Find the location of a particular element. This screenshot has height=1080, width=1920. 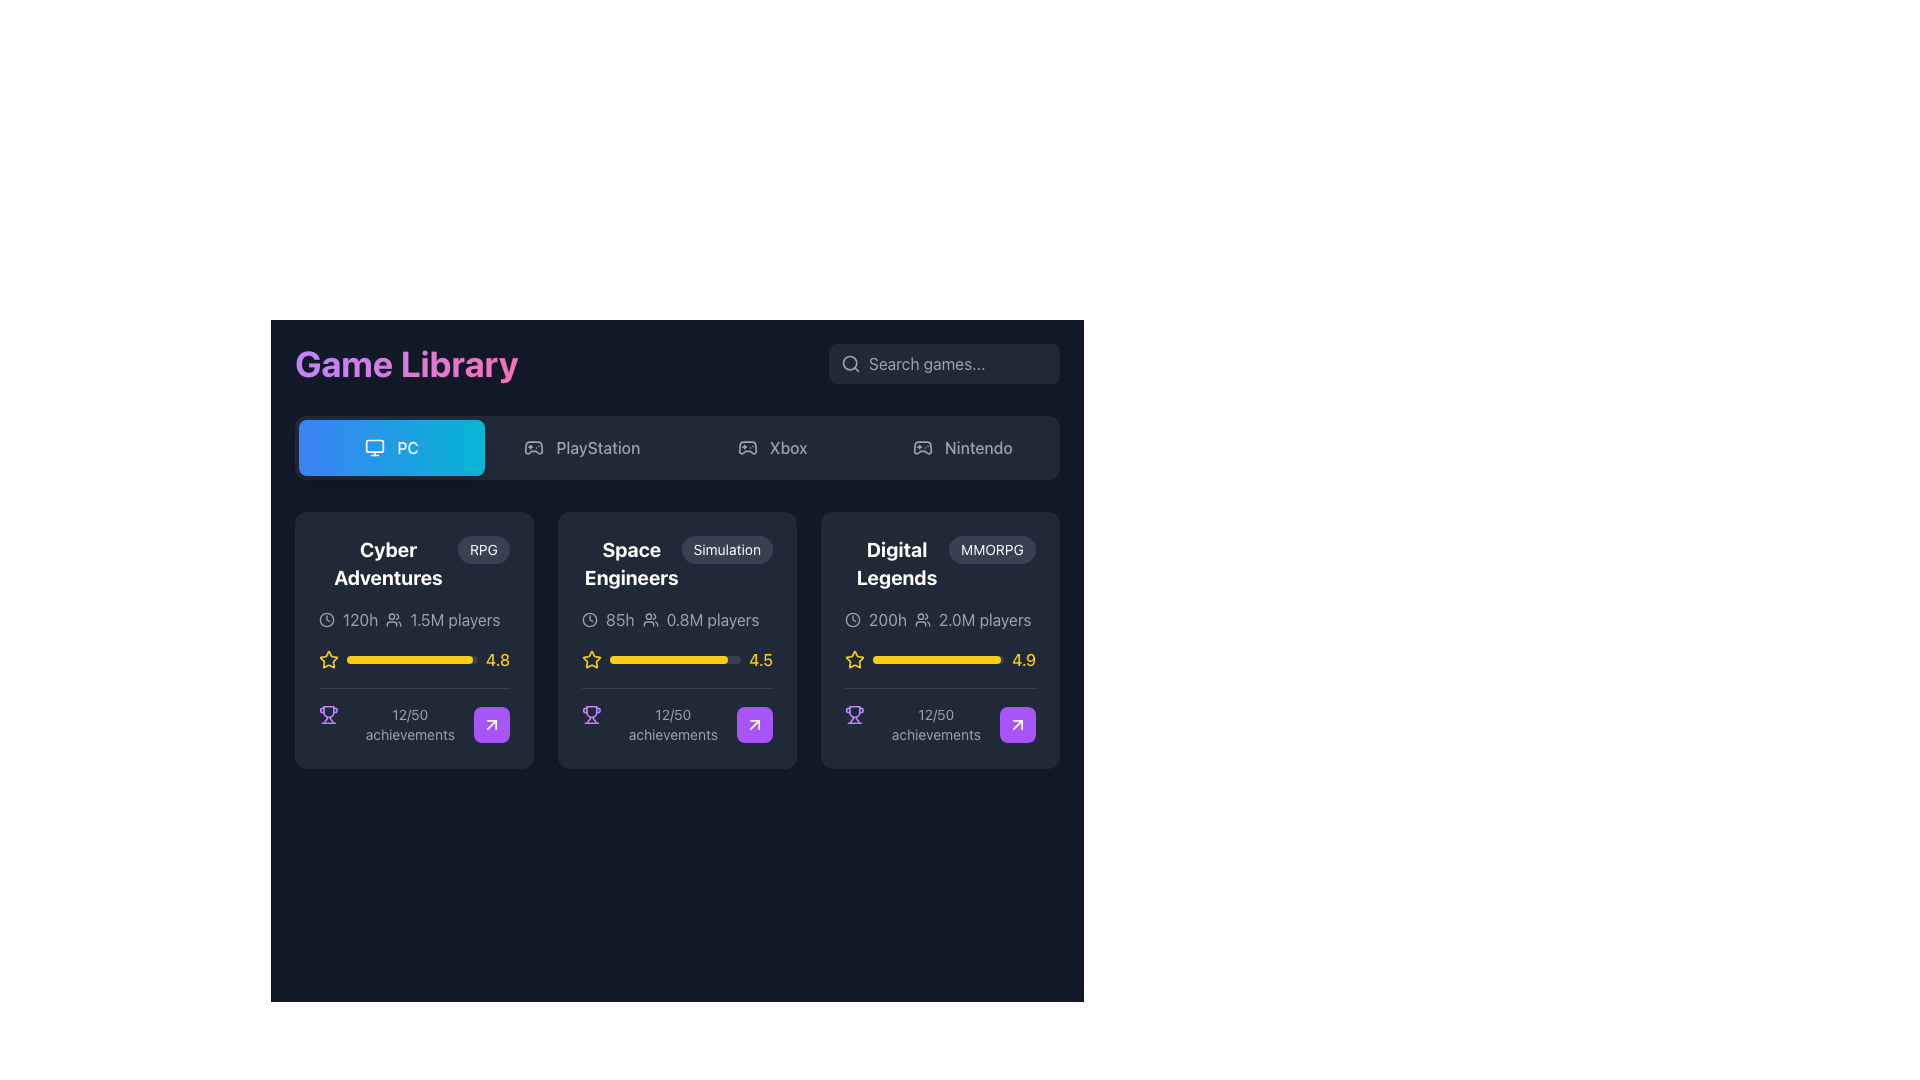

the compact SVG icon depicting a computer monitor, which is located to the left of the 'PC' label in the interactive card-like button with a gradient blue background is located at coordinates (375, 446).